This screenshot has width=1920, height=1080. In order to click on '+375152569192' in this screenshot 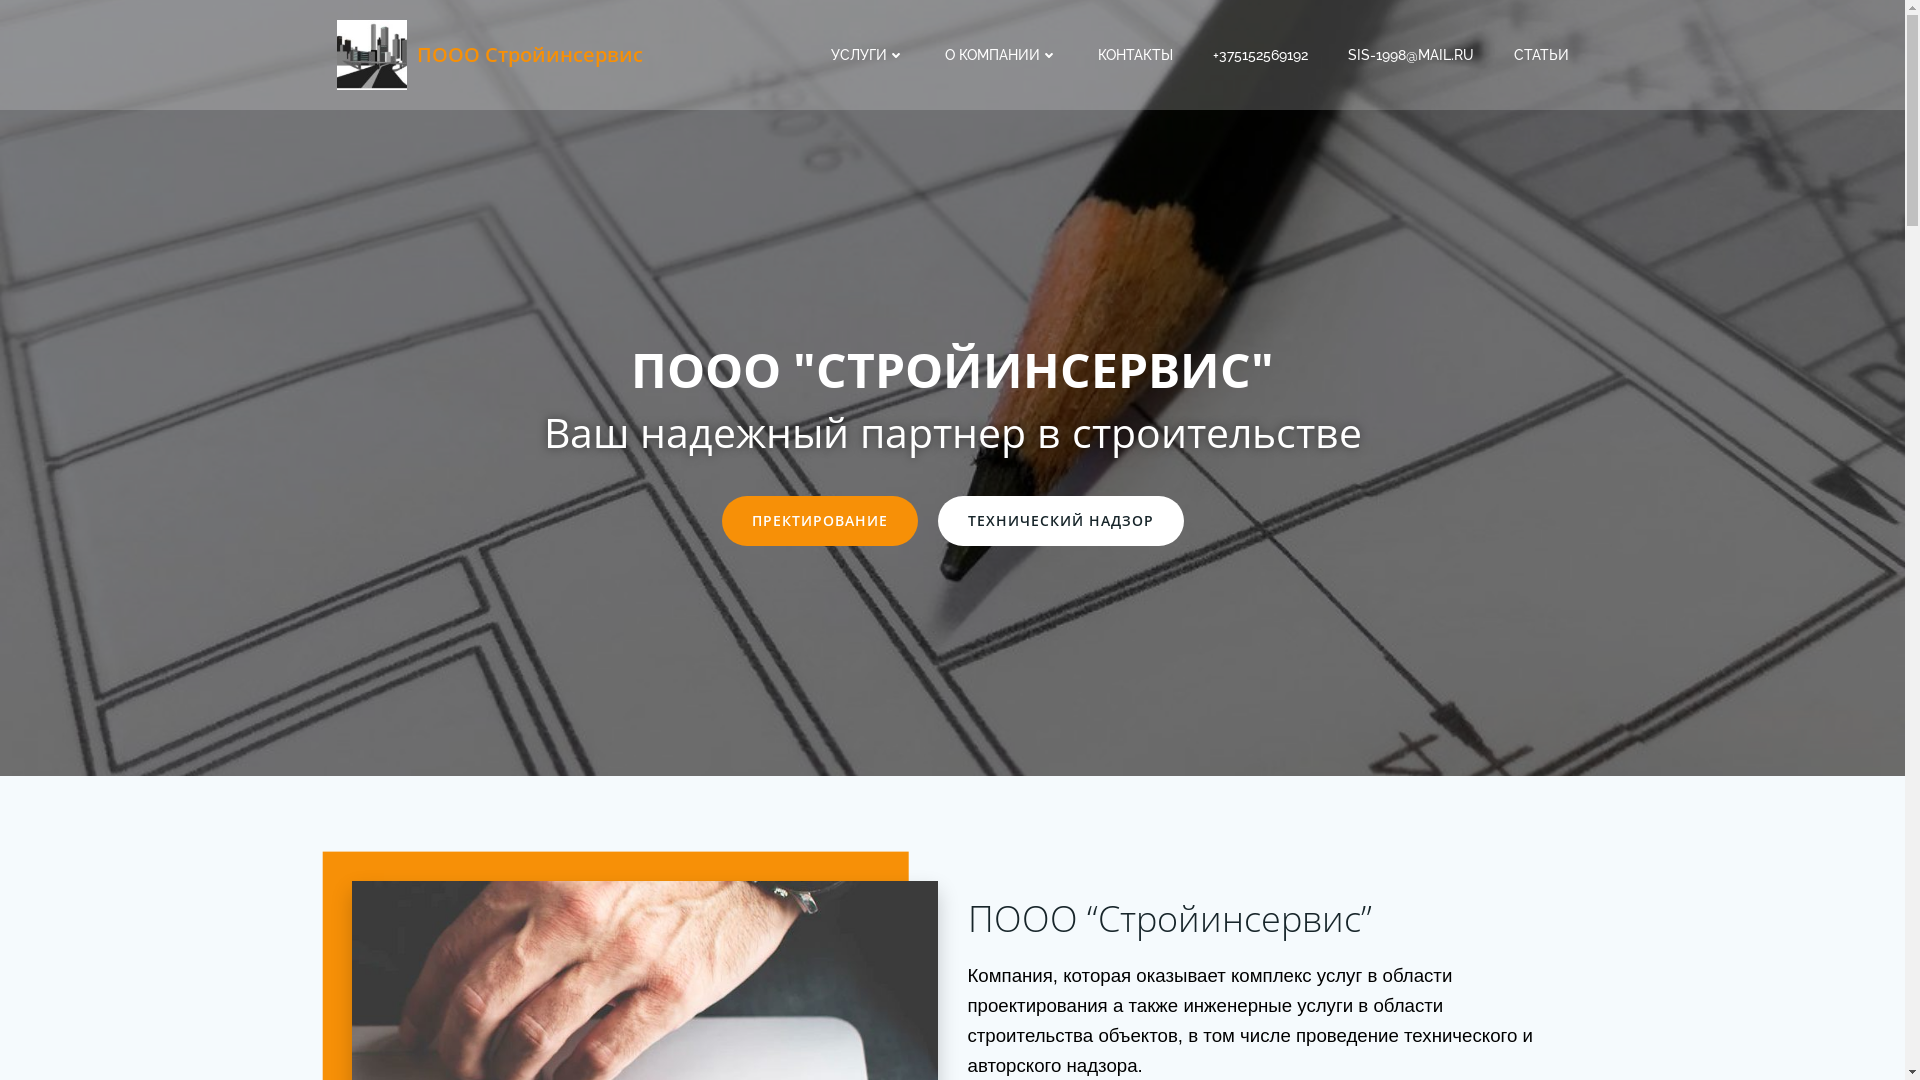, I will do `click(1258, 53)`.